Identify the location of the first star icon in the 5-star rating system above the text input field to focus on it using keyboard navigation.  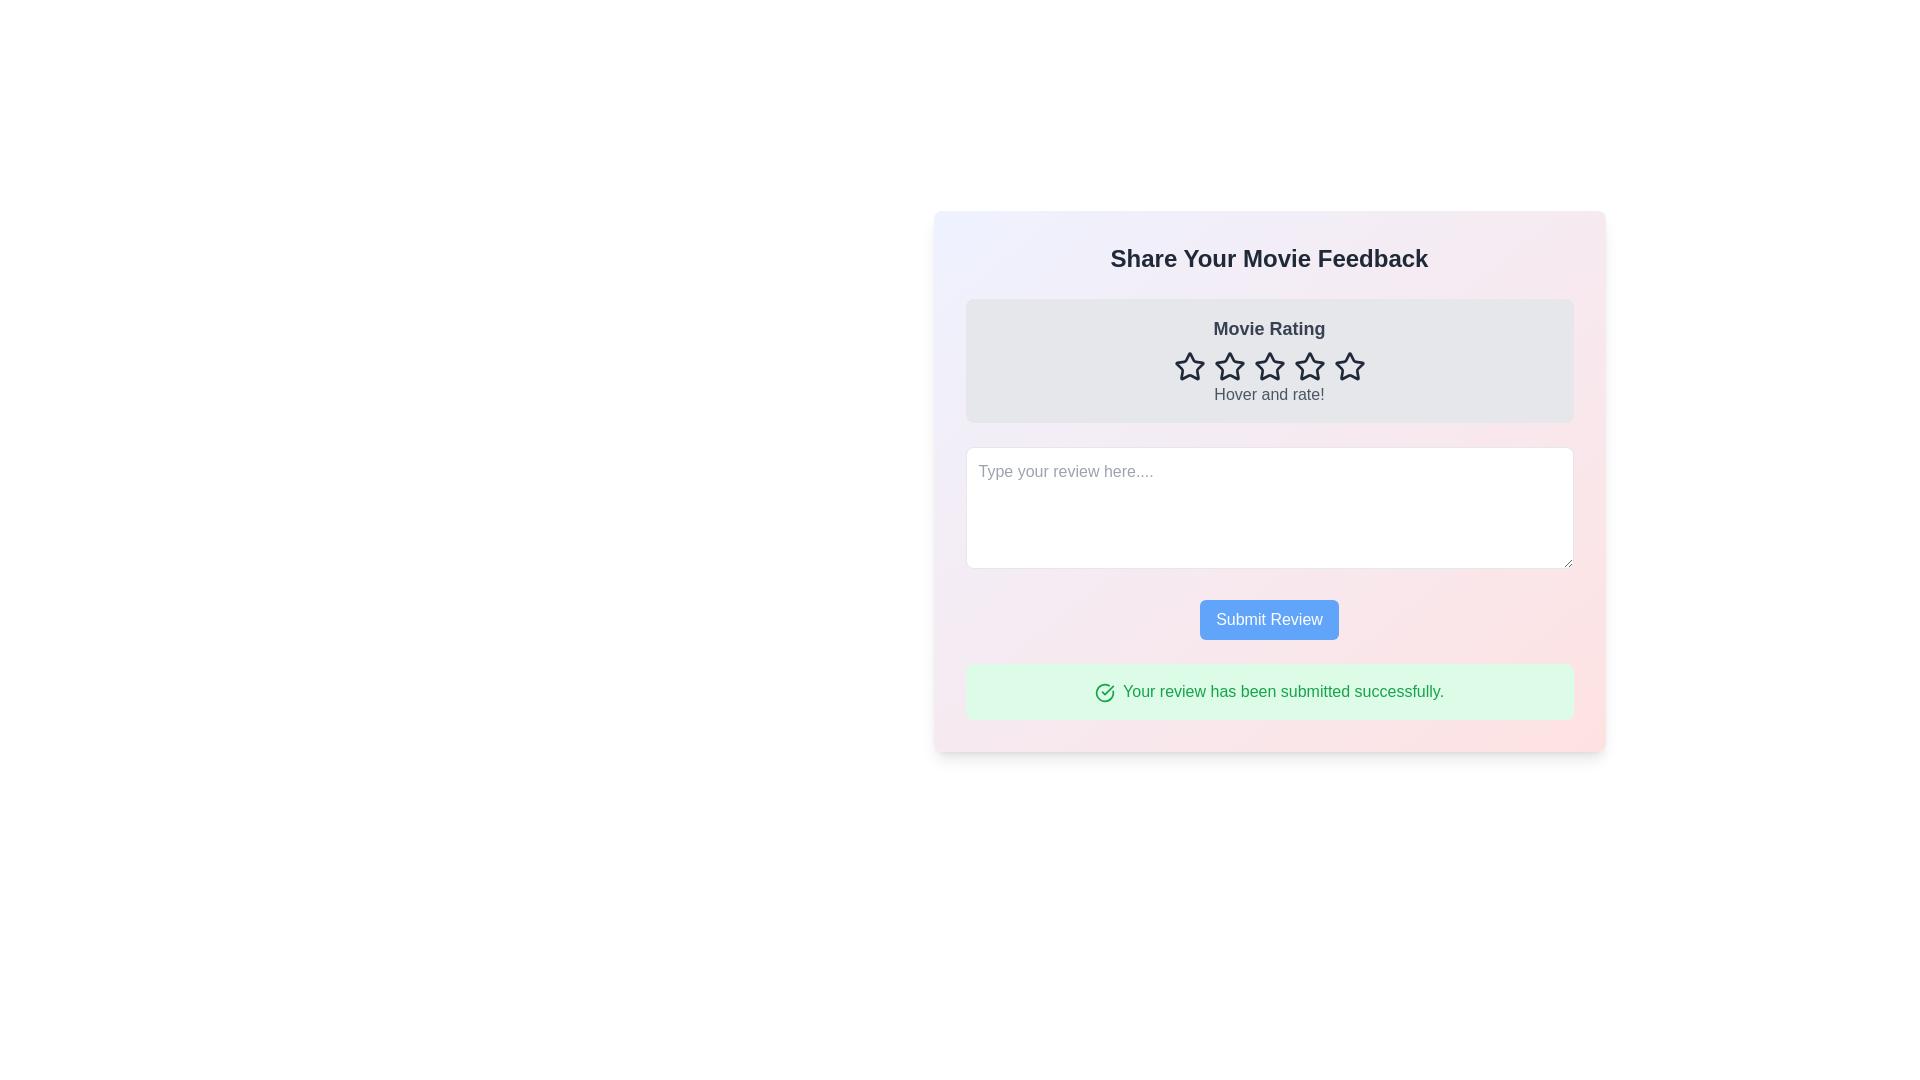
(1189, 366).